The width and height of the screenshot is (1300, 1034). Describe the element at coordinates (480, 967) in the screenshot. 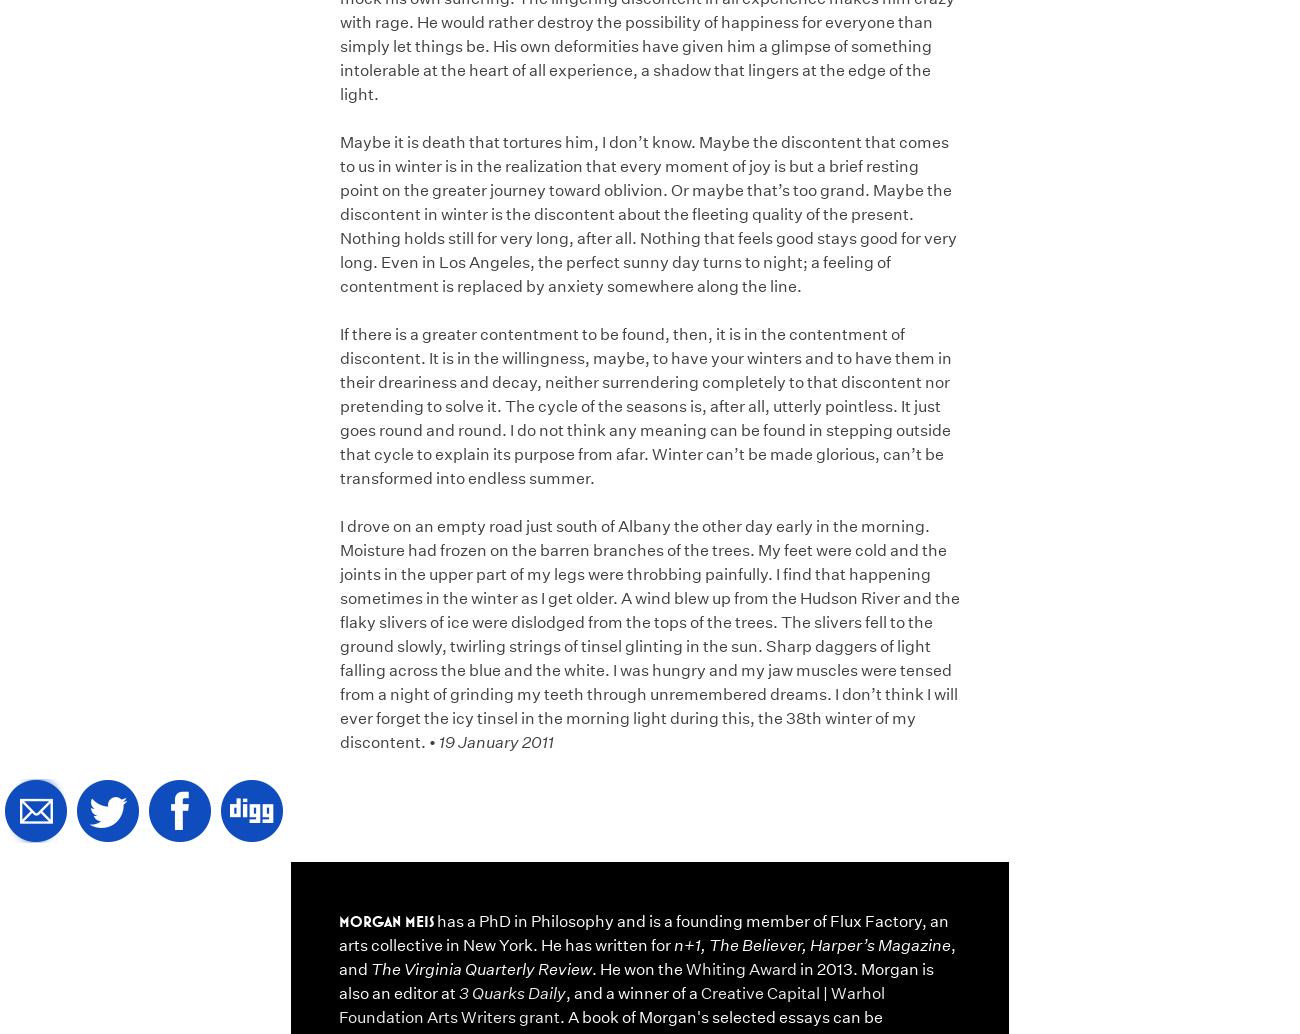

I see `'The Virginia Quarterly Review'` at that location.